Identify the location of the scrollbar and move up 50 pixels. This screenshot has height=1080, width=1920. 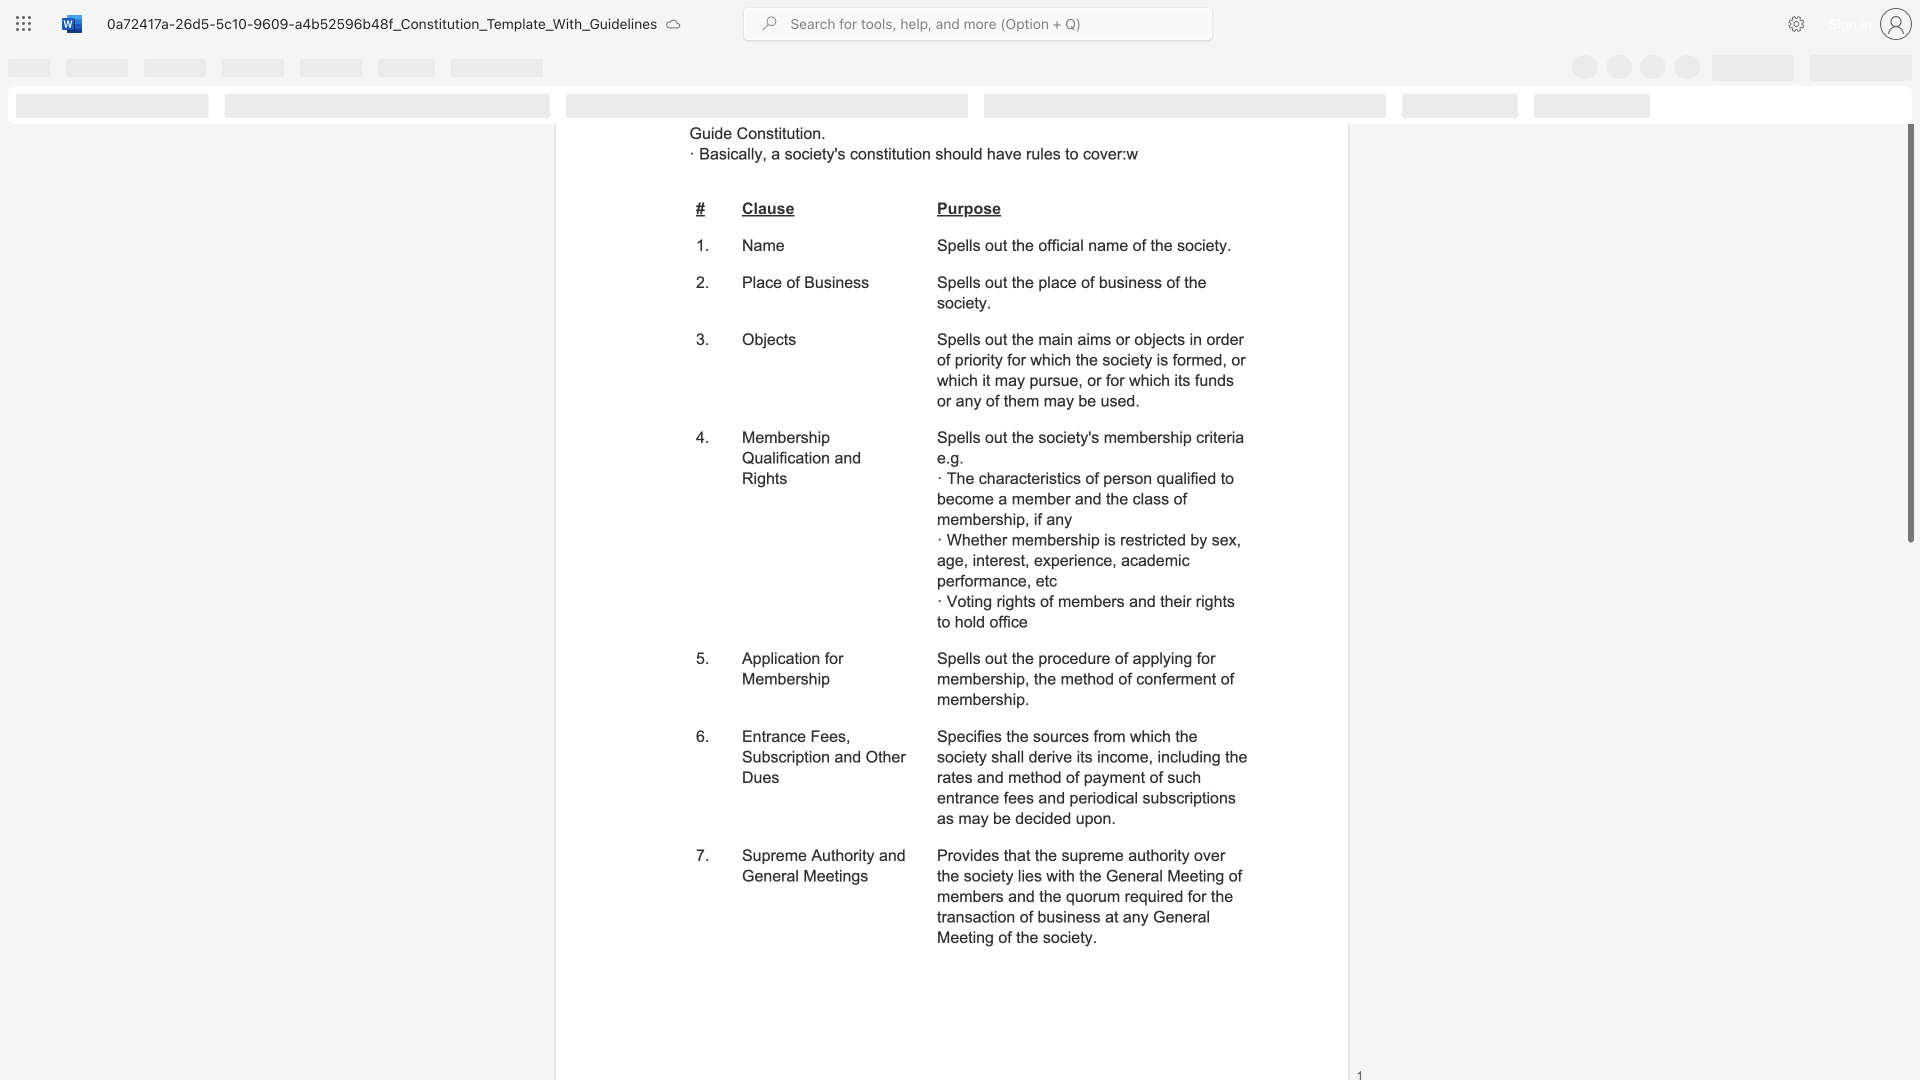
(1909, 319).